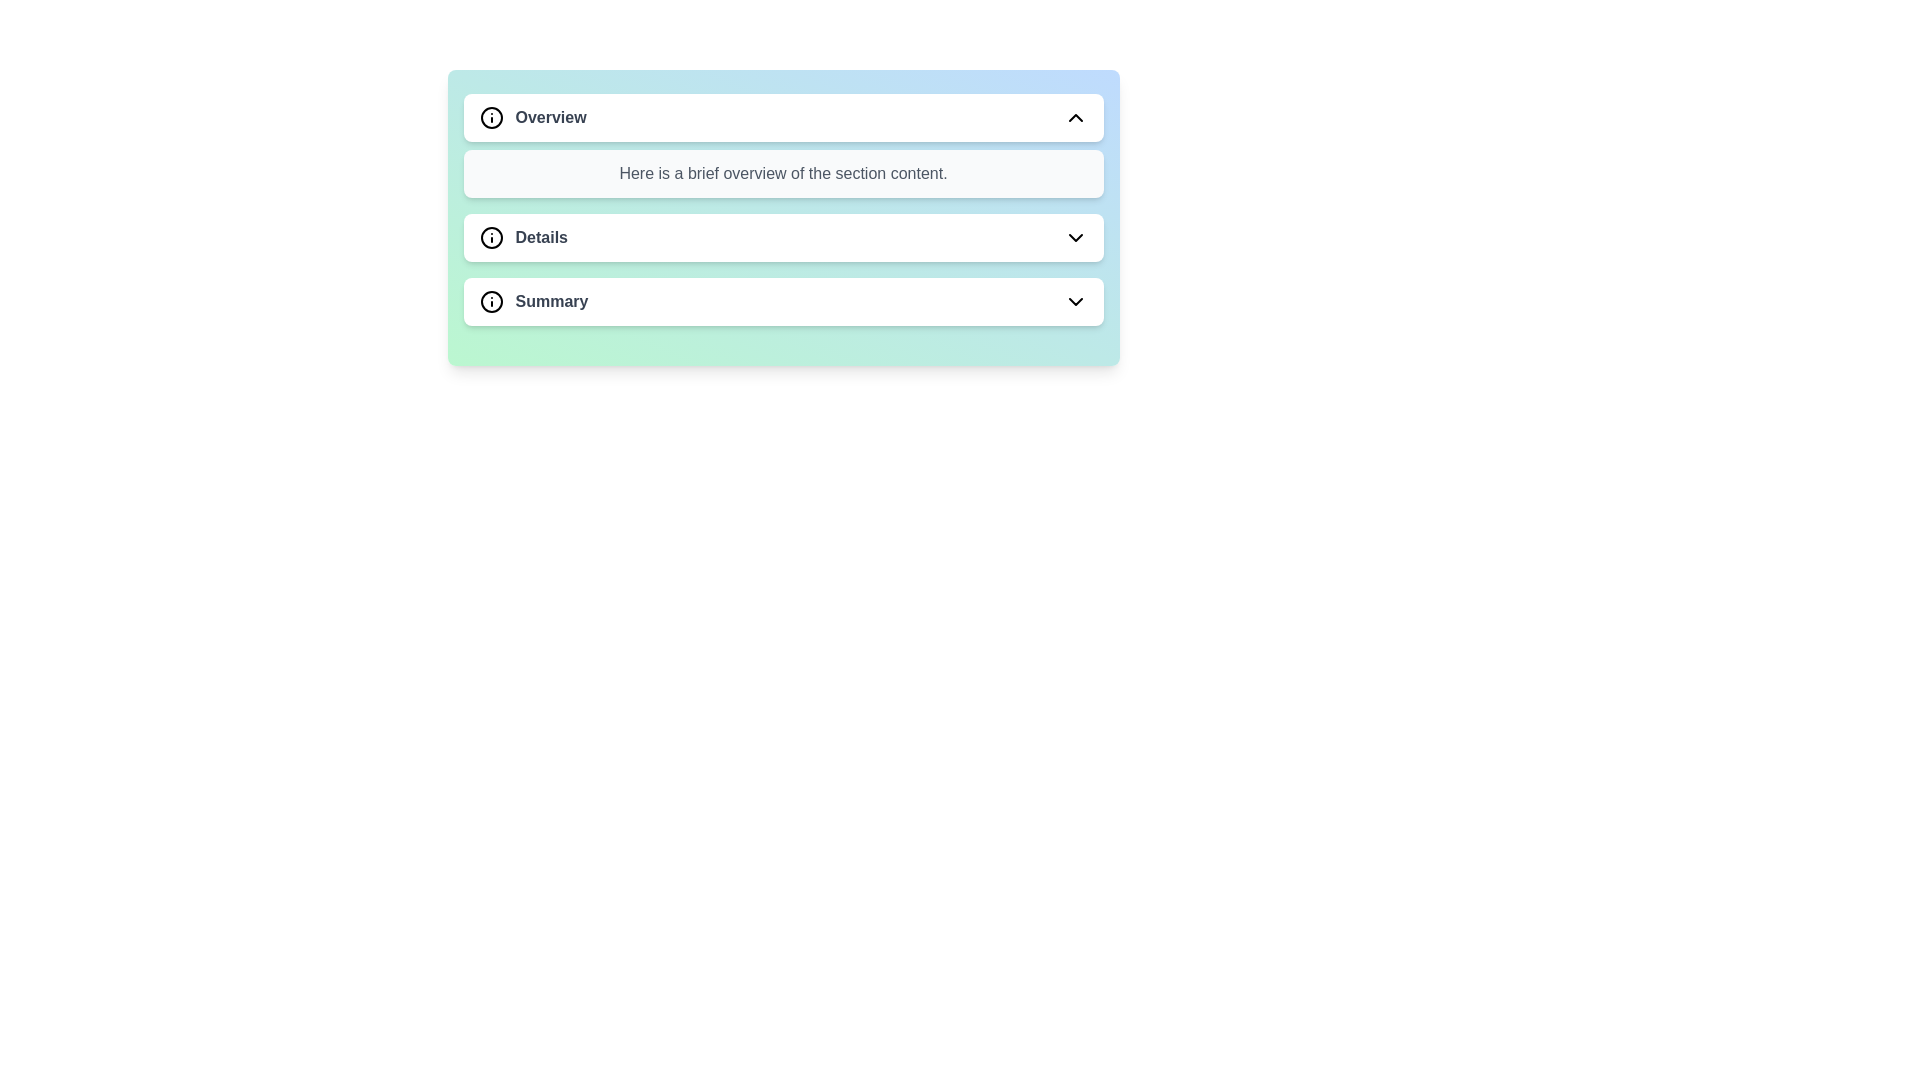 Image resolution: width=1920 pixels, height=1080 pixels. I want to click on the downward-pointing chevron SVG icon located at the far-right edge of the 'Summary' row, so click(1074, 301).